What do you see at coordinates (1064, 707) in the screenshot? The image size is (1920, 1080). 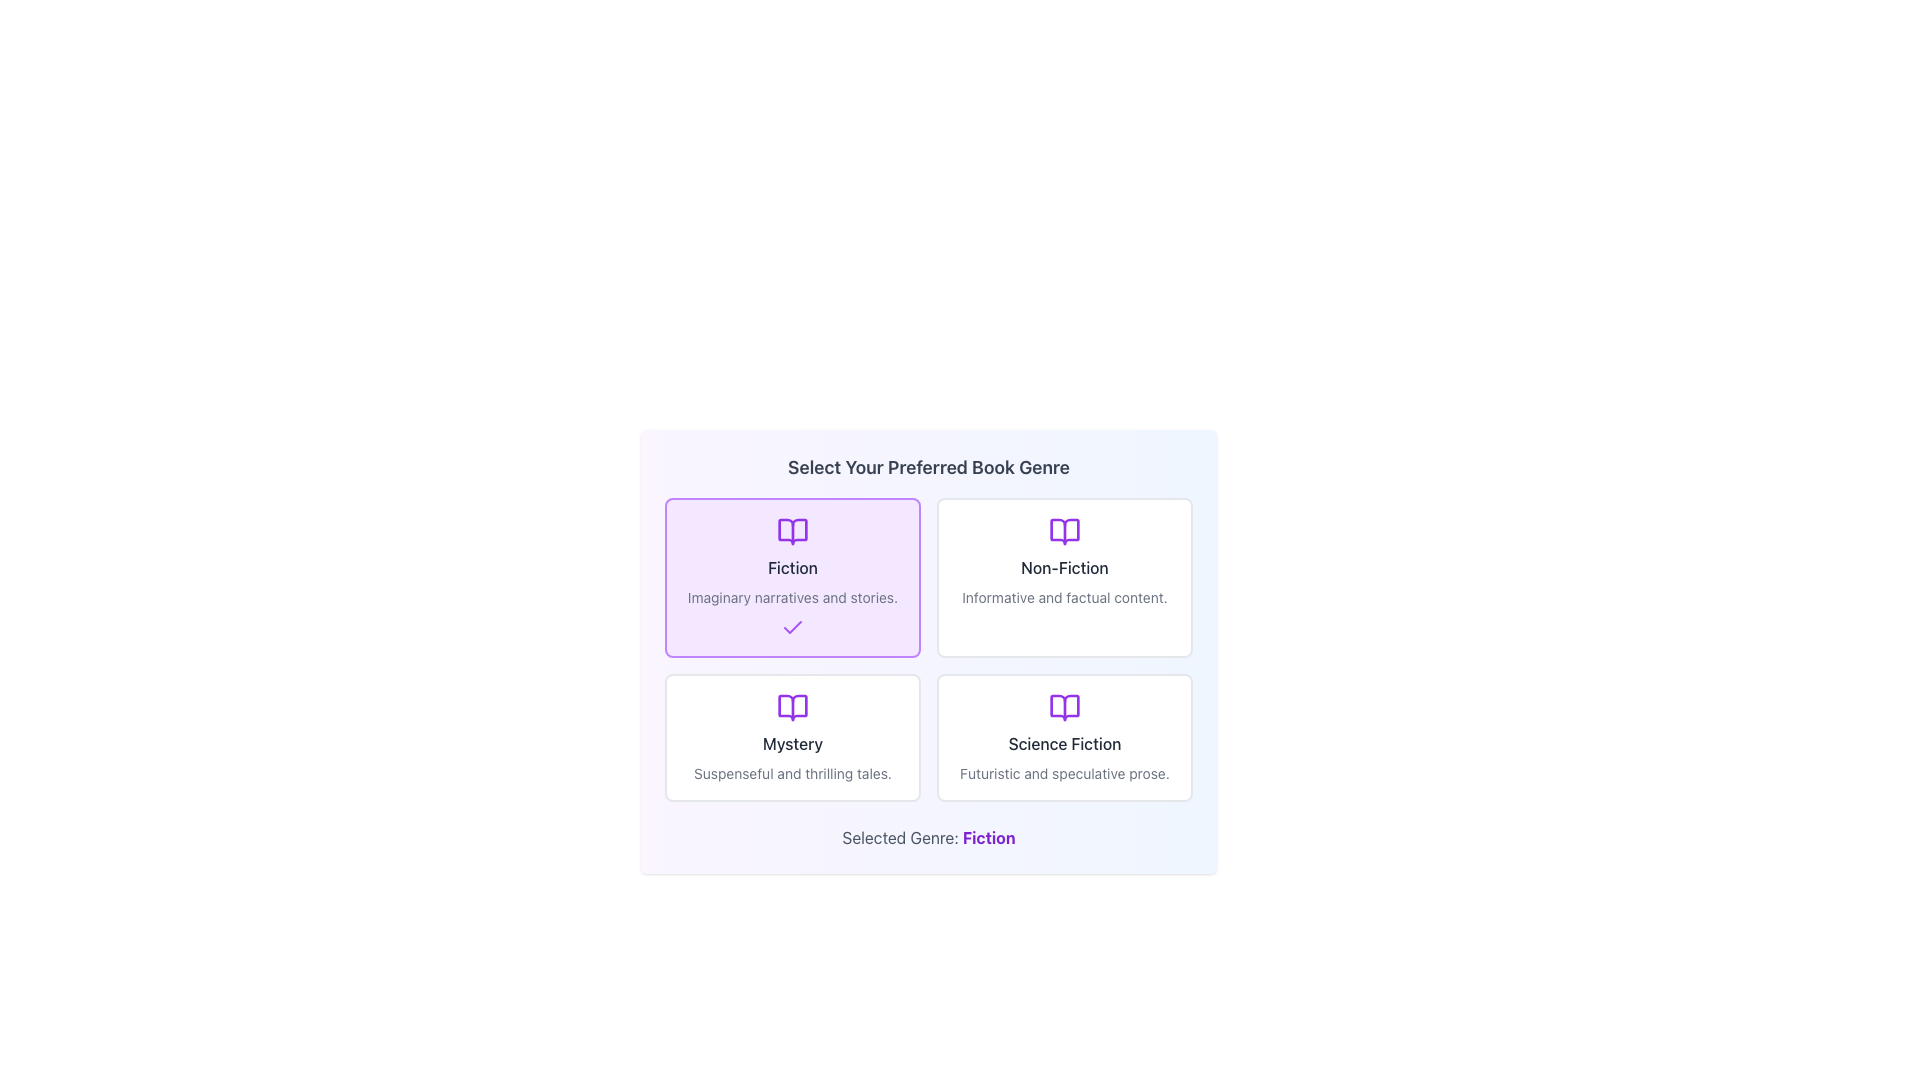 I see `the open book icon located at the bottom-right corner of the Science Fiction selection box in the main selection panel` at bounding box center [1064, 707].